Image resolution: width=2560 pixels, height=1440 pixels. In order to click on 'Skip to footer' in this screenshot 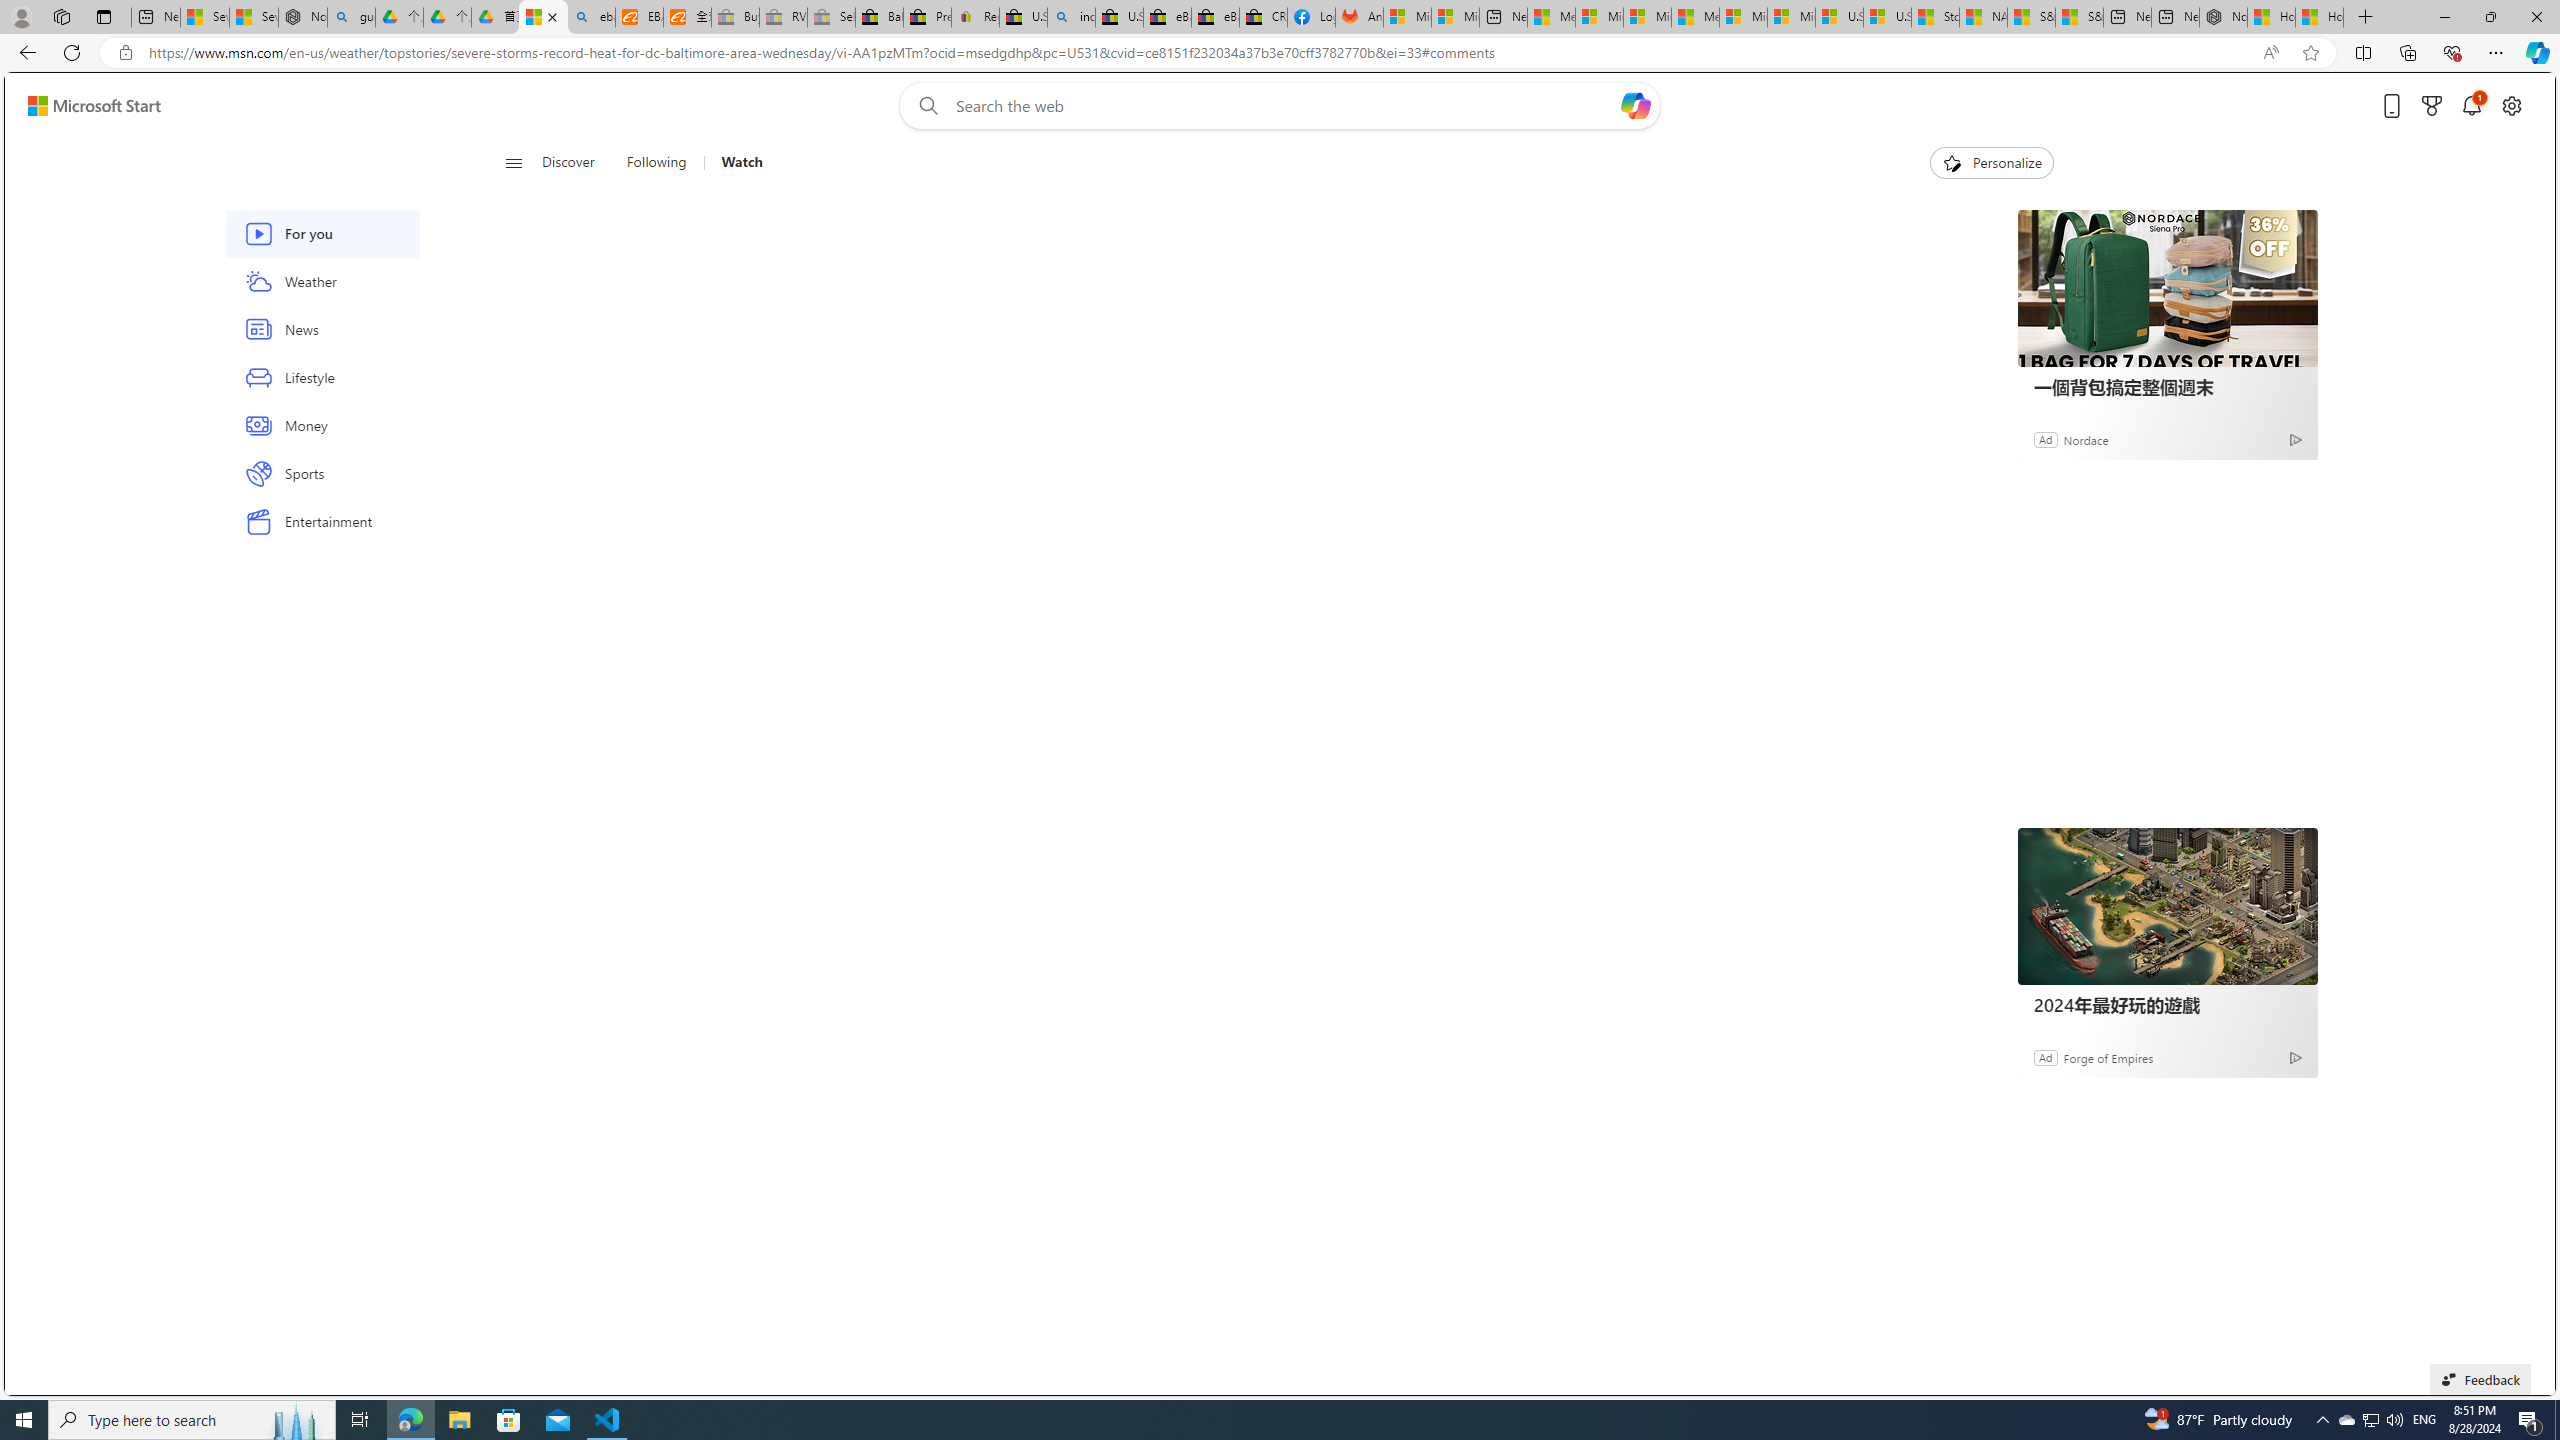, I will do `click(81, 104)`.